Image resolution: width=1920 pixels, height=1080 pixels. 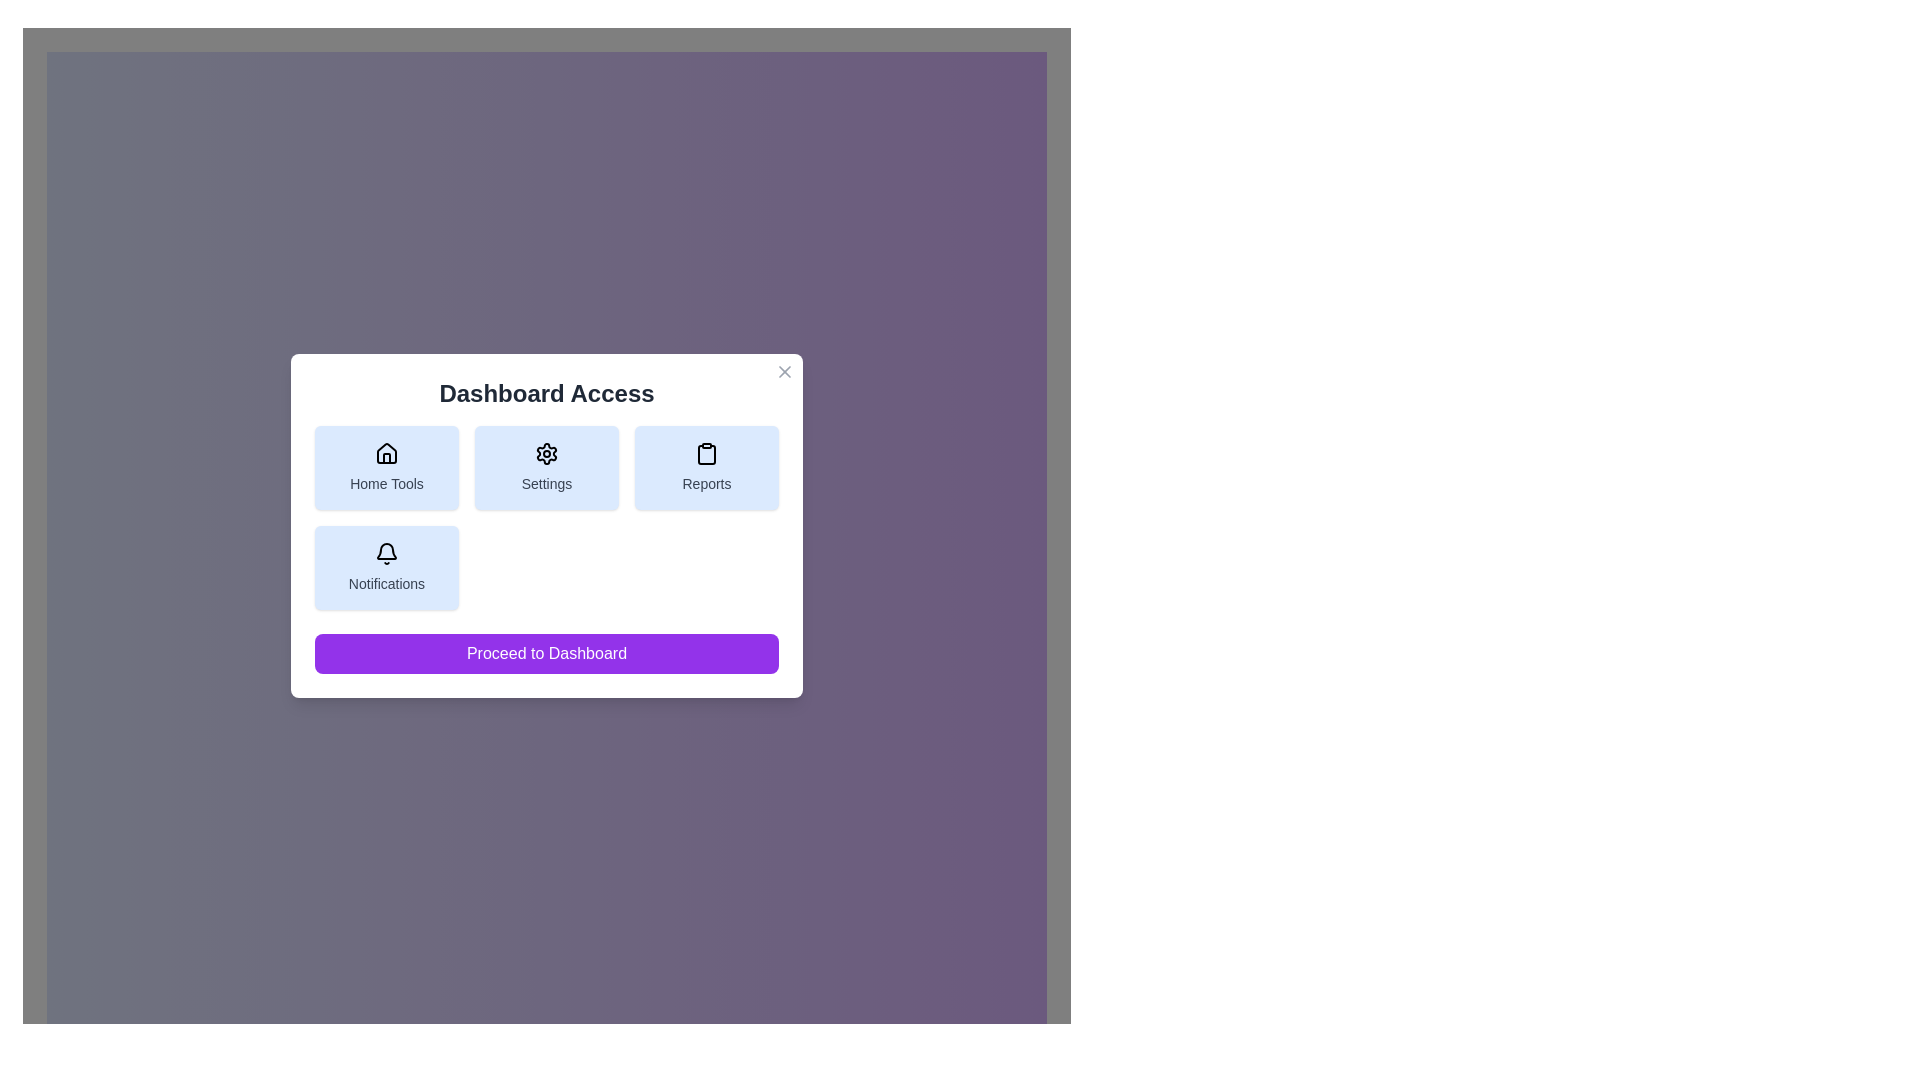 I want to click on the 'Settings' button, which is a rectangular button with a light blue background and a black gear icon, located in the central position of the grid layout in the 'Dashboard Access' modal dialog, so click(x=547, y=467).